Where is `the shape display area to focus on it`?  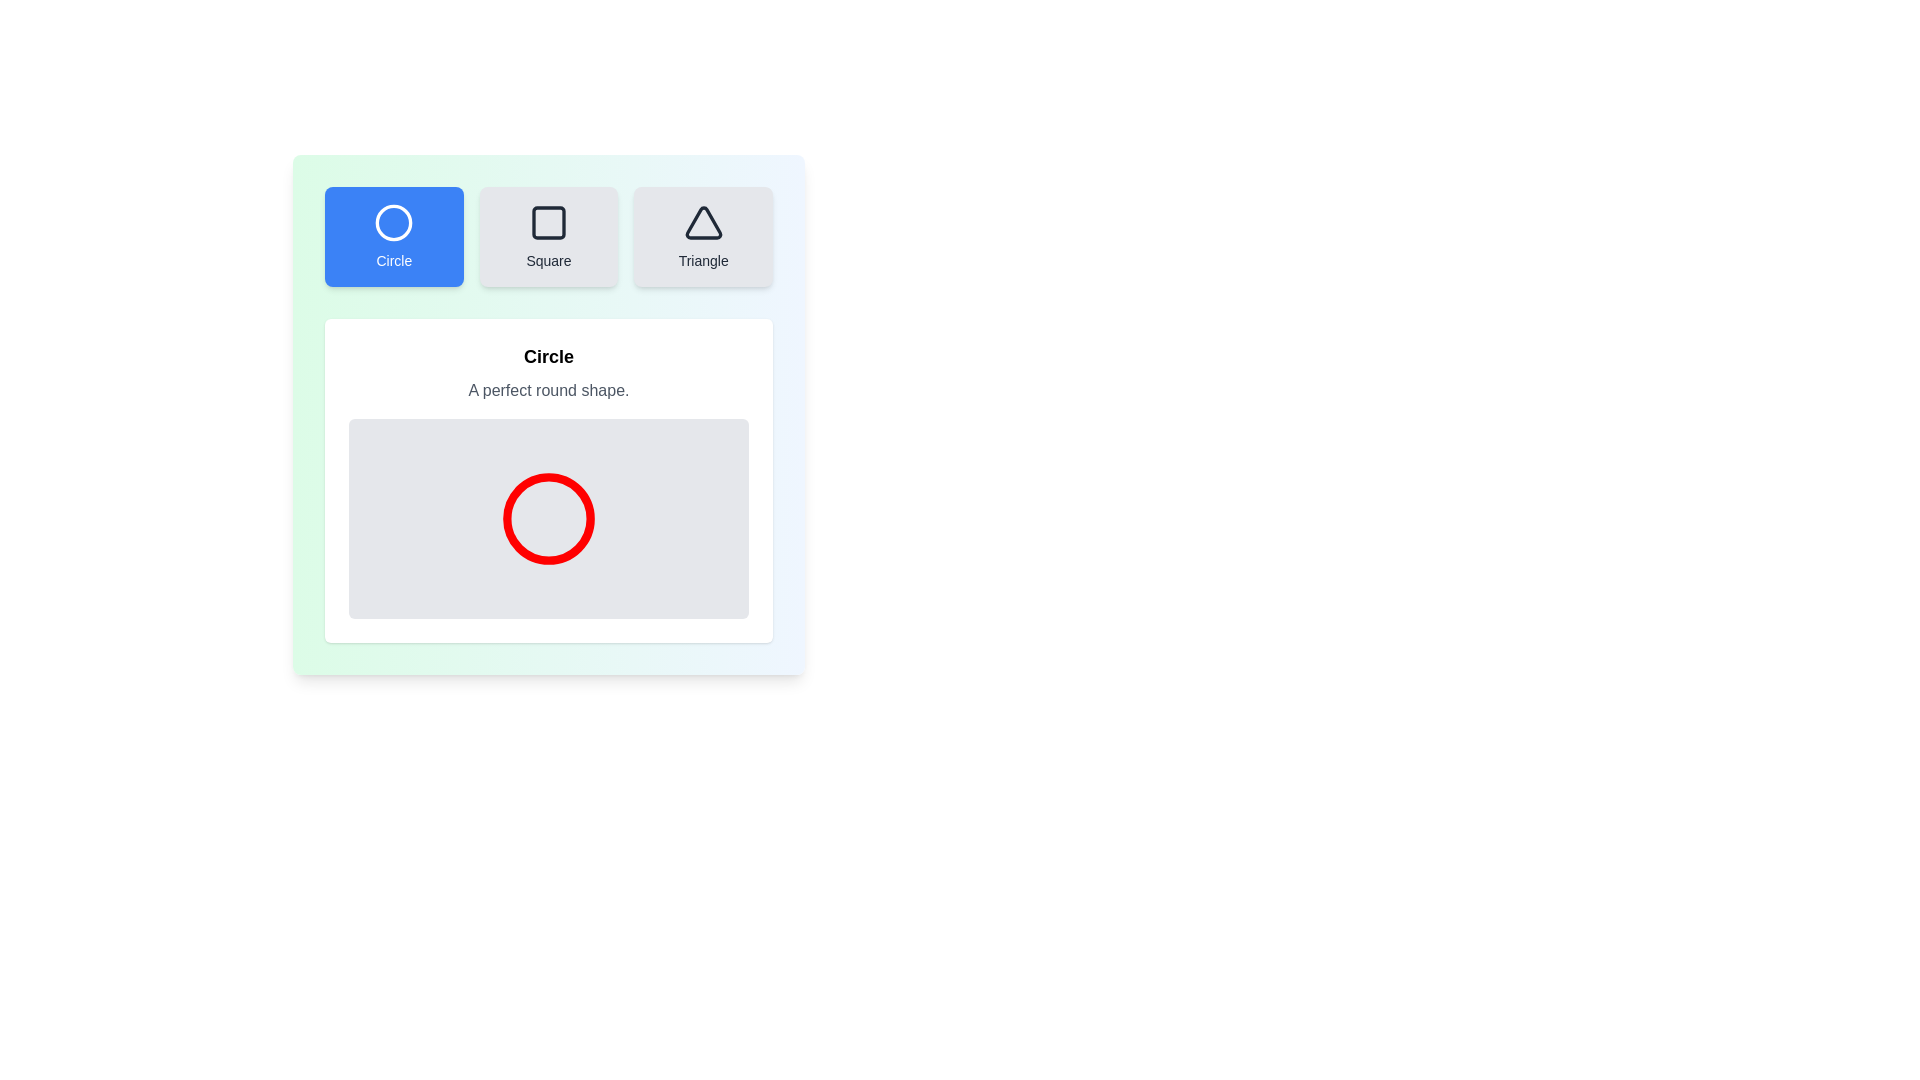 the shape display area to focus on it is located at coordinates (548, 518).